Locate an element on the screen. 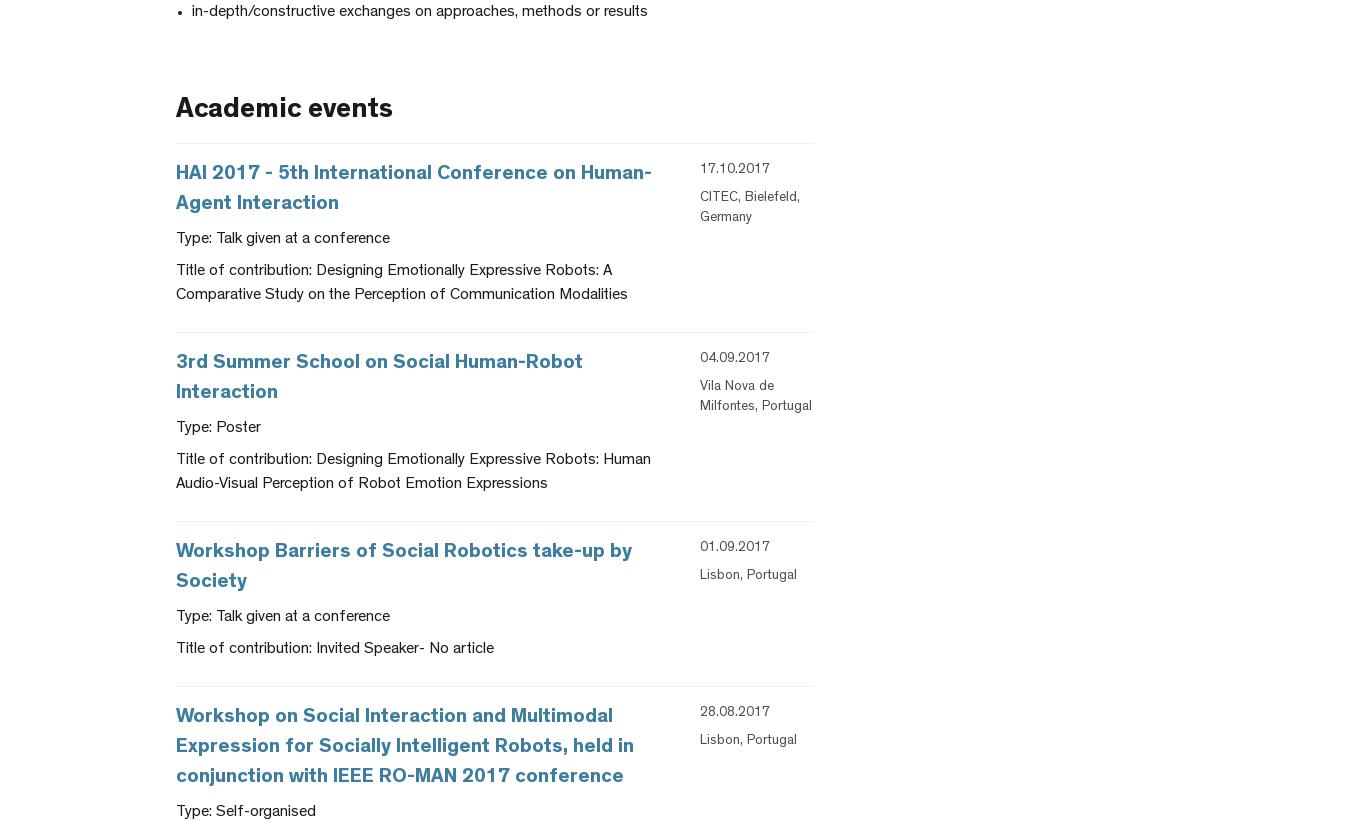  'HAI 2017 - 5th International Conference on Human-Agent Interaction' is located at coordinates (414, 188).